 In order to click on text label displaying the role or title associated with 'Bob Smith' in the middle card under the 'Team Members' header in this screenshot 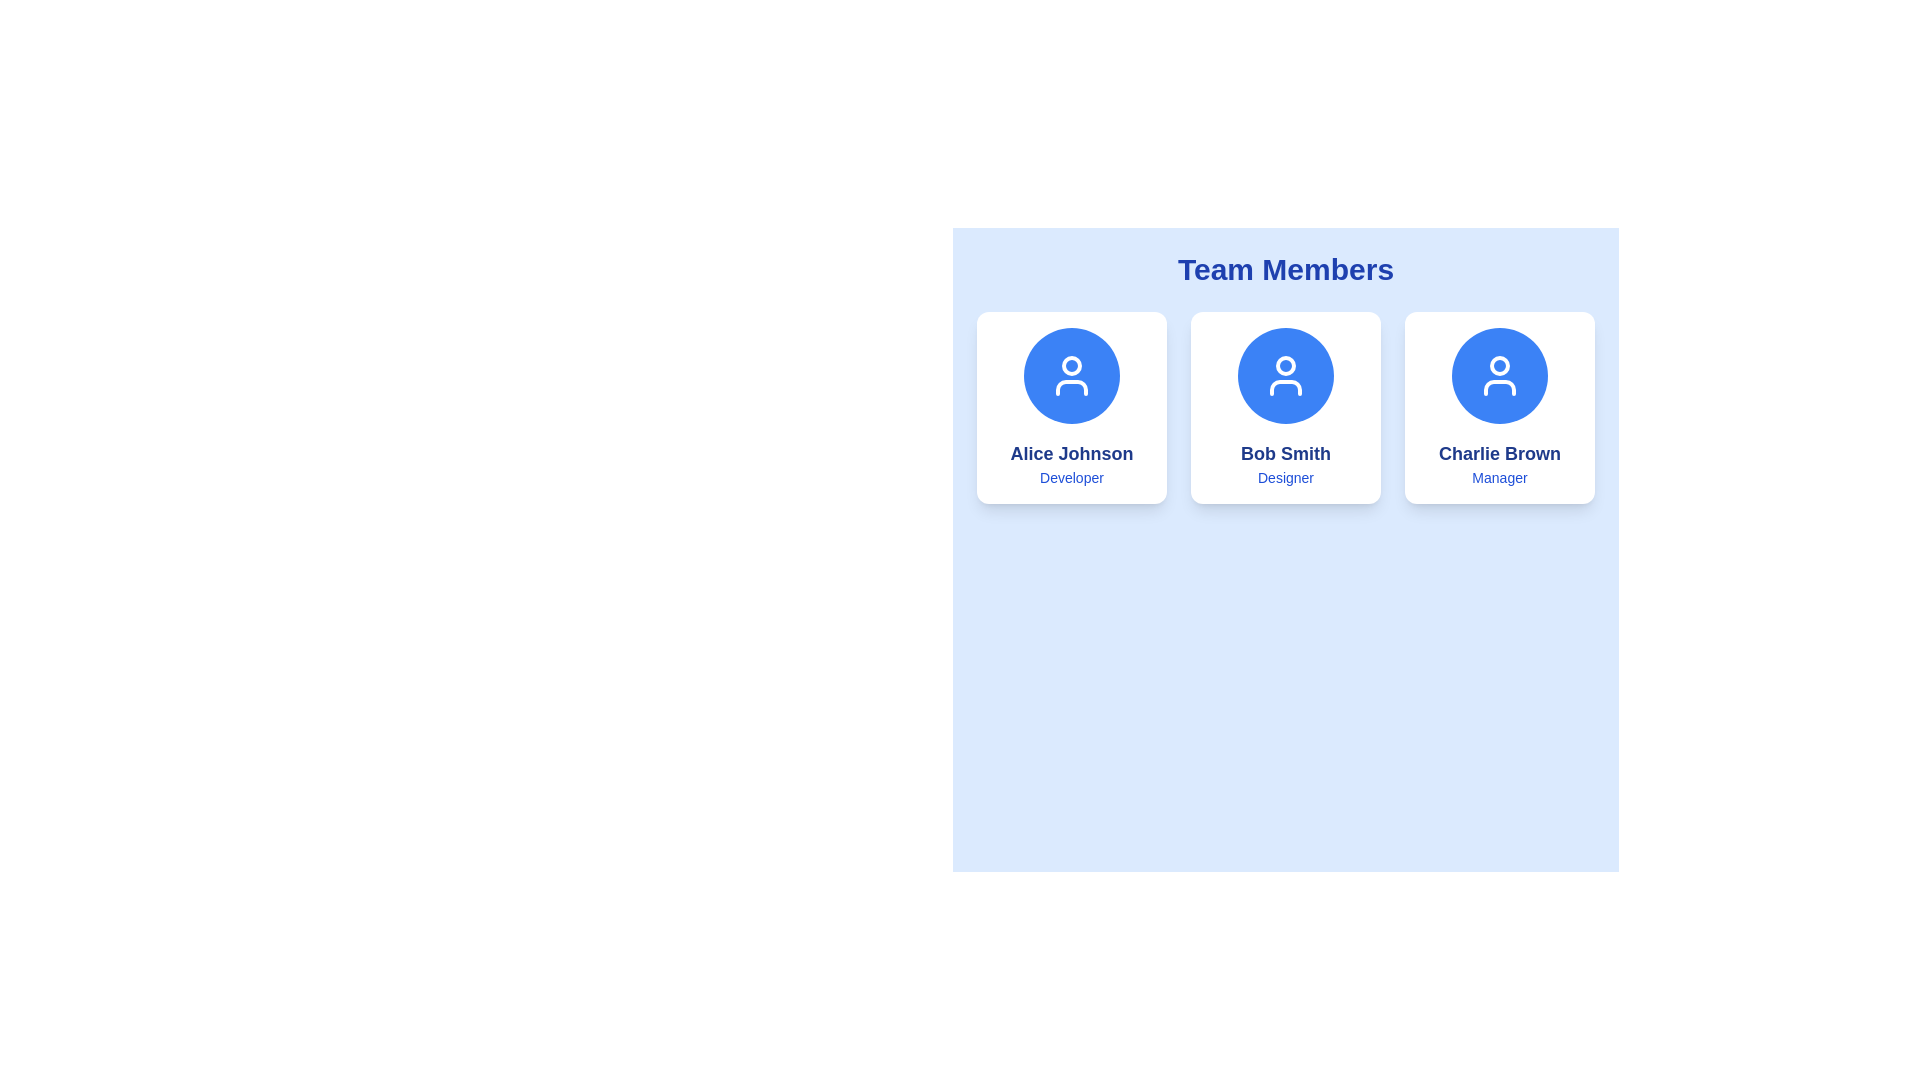, I will do `click(1286, 478)`.